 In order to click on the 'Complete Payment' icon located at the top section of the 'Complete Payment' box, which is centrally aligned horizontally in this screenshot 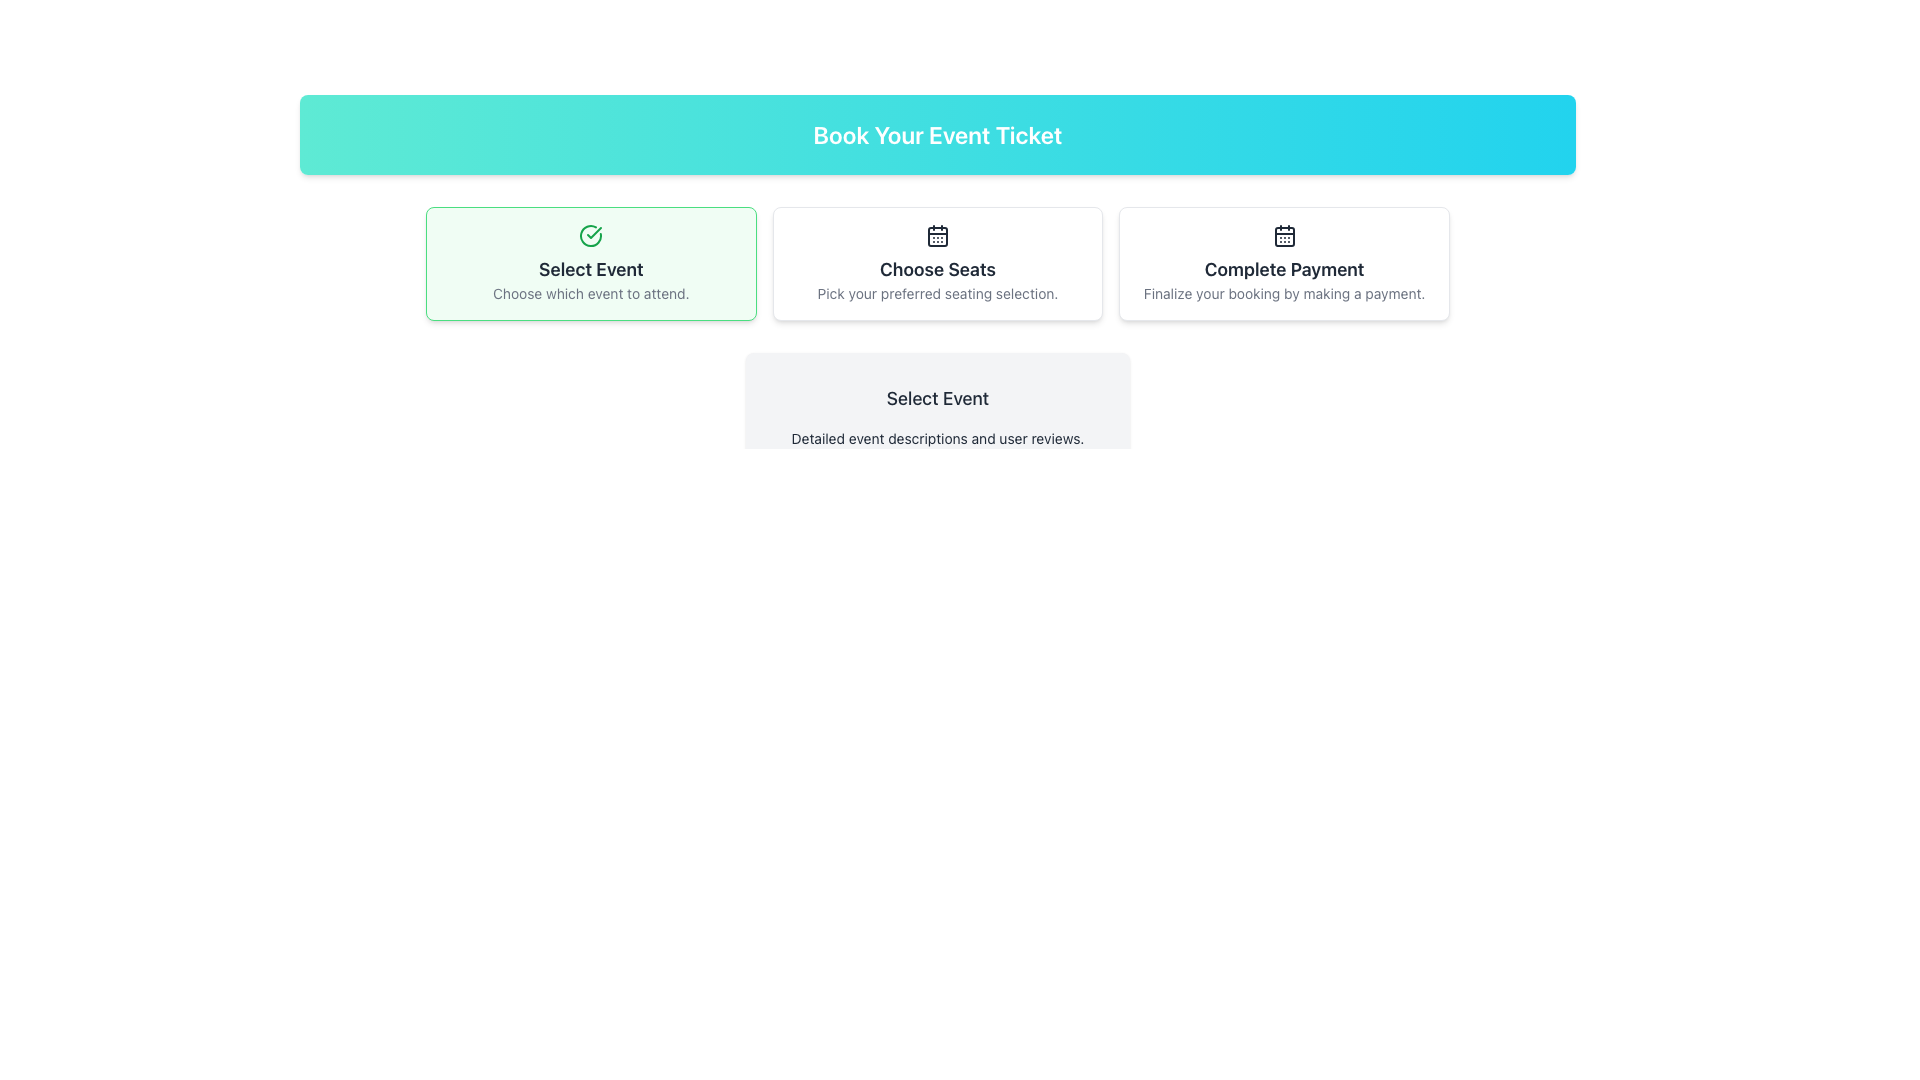, I will do `click(1284, 234)`.